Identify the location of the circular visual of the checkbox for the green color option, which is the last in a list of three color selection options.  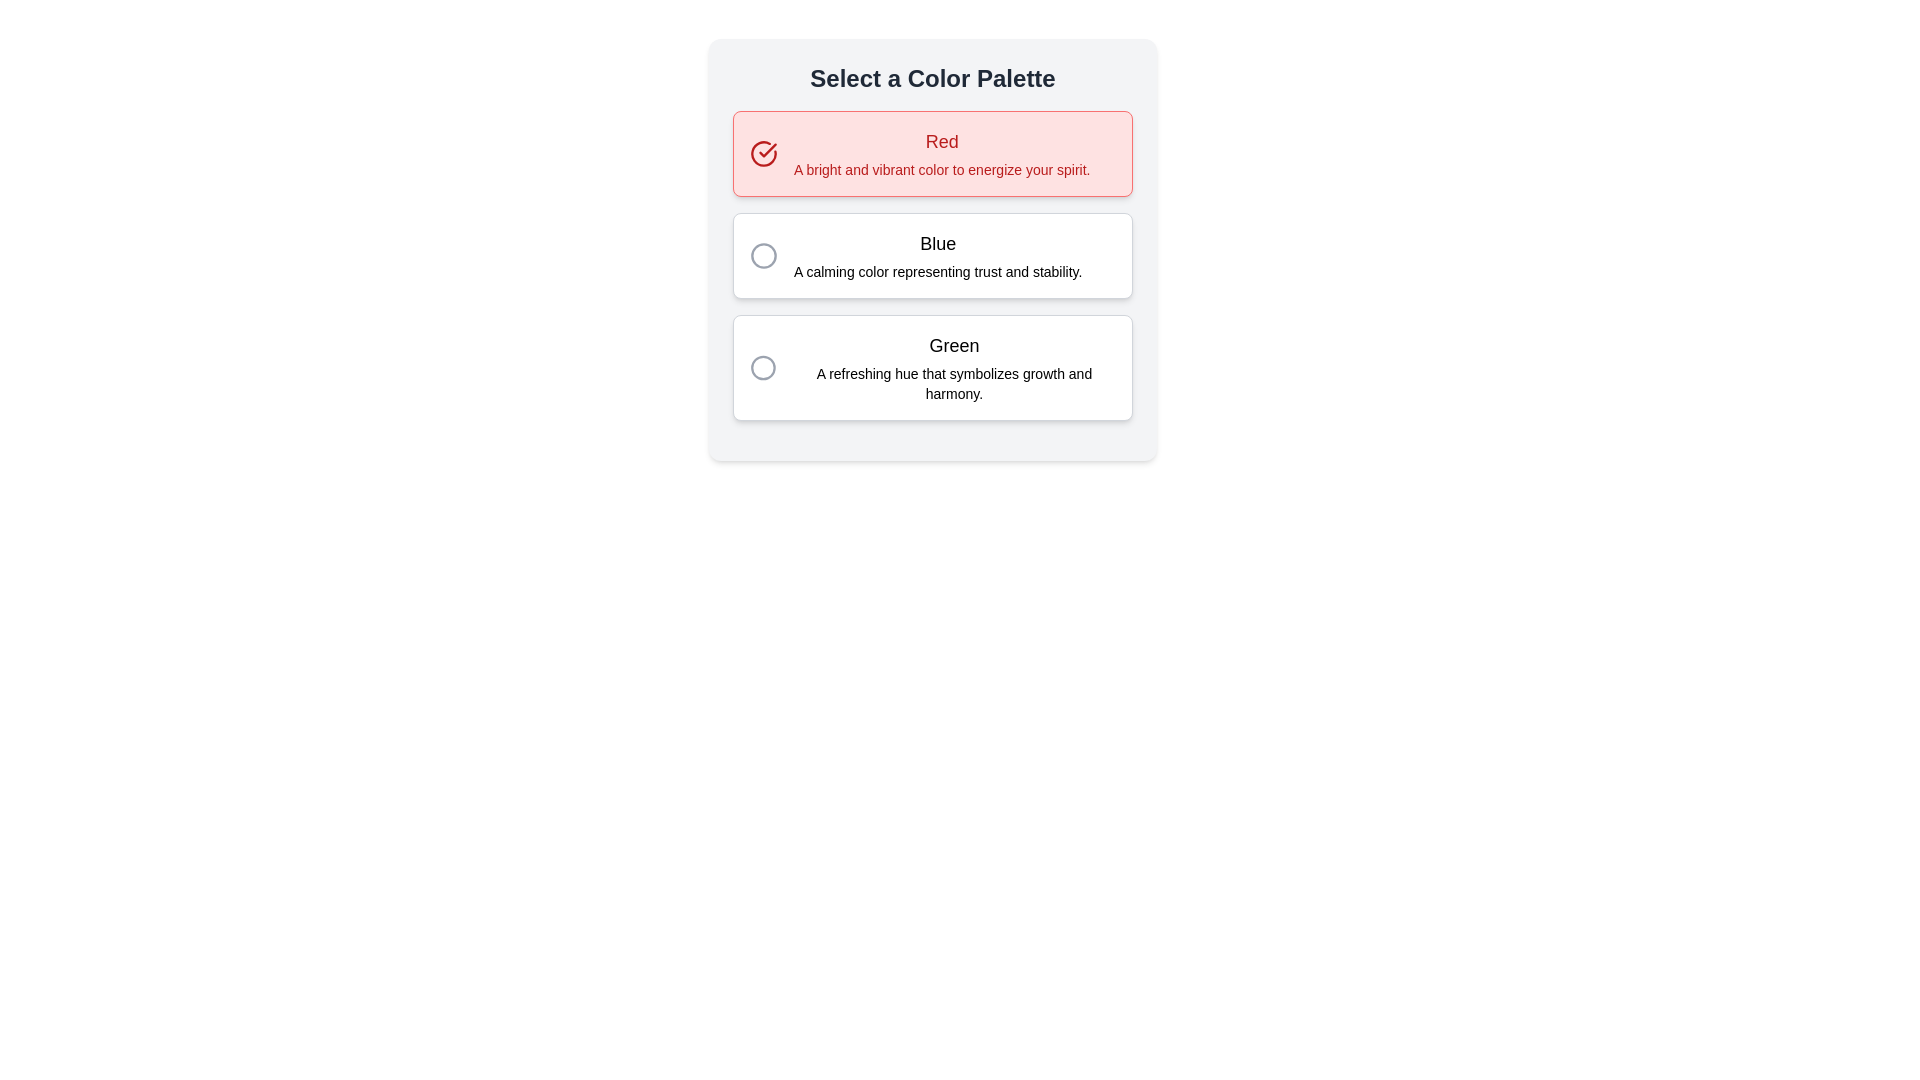
(762, 367).